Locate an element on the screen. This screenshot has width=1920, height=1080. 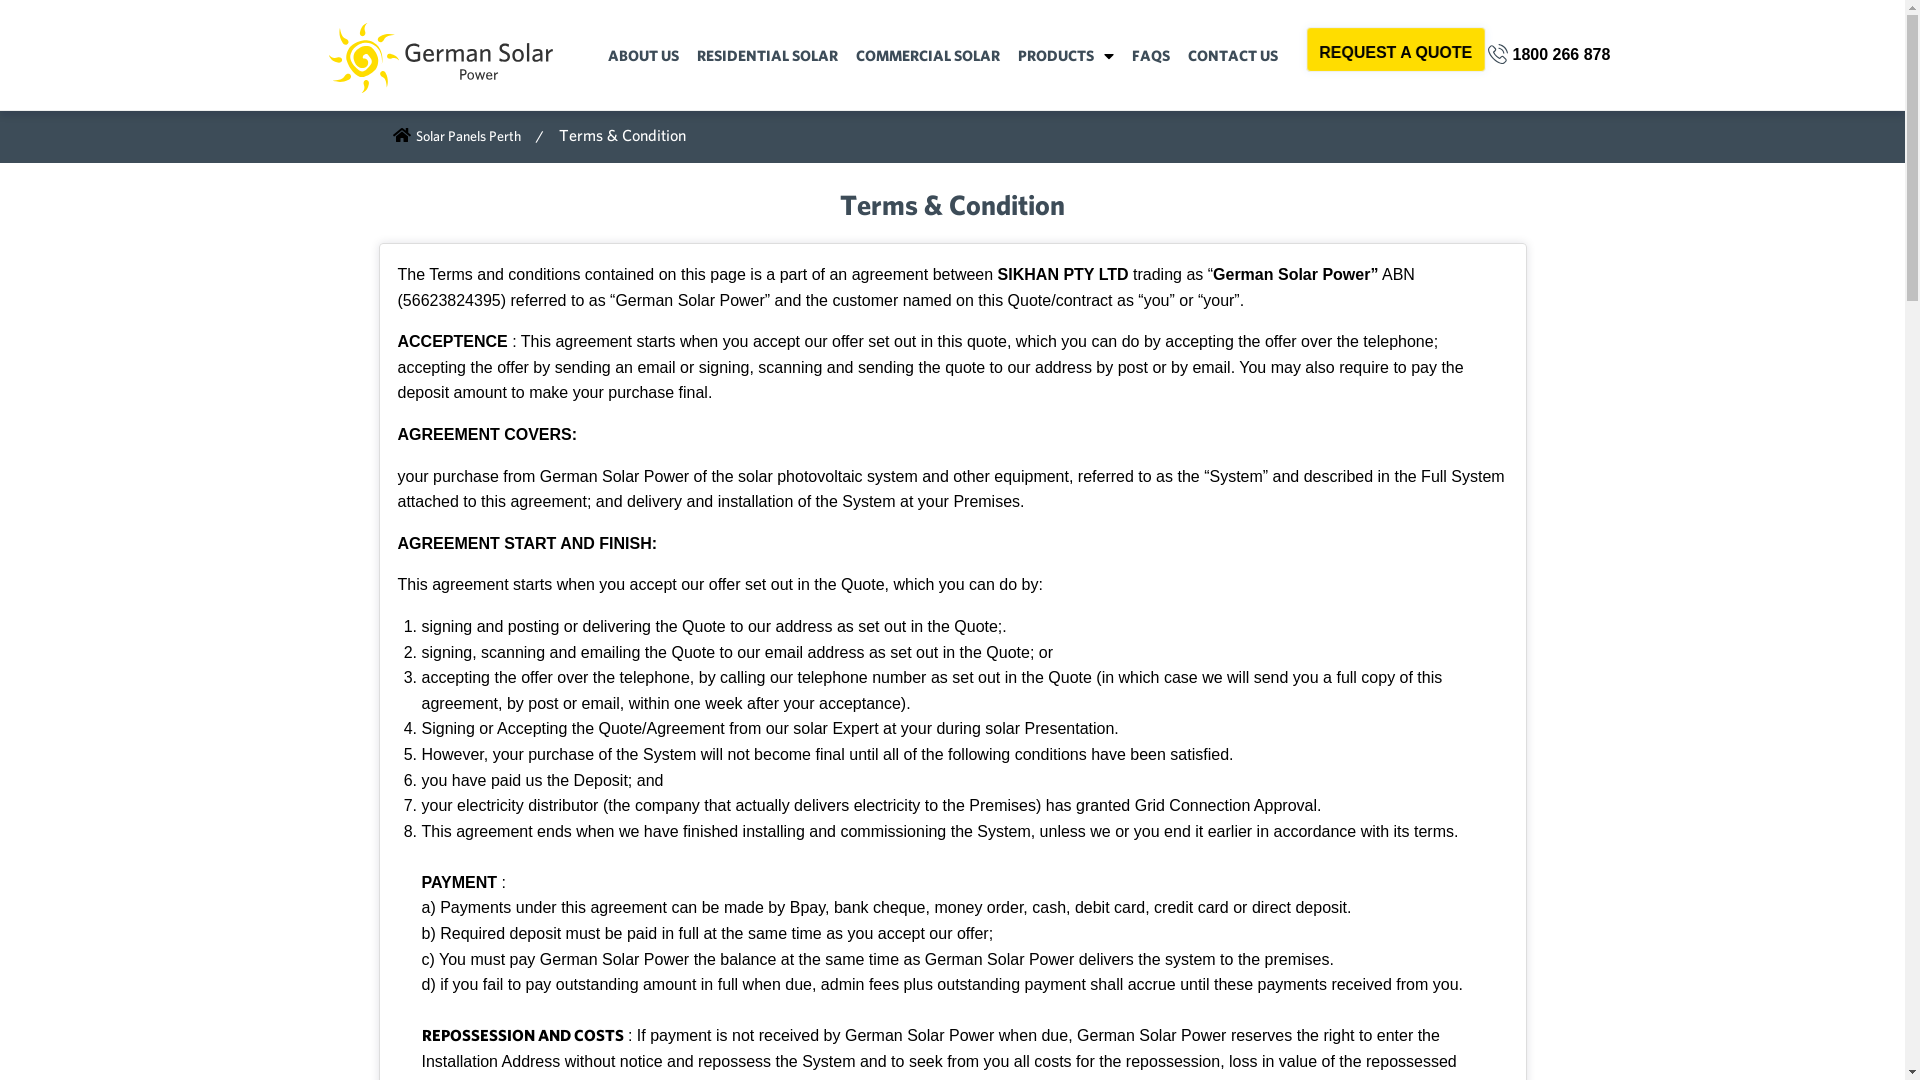
'REQUEST A QUOTE' is located at coordinates (1395, 48).